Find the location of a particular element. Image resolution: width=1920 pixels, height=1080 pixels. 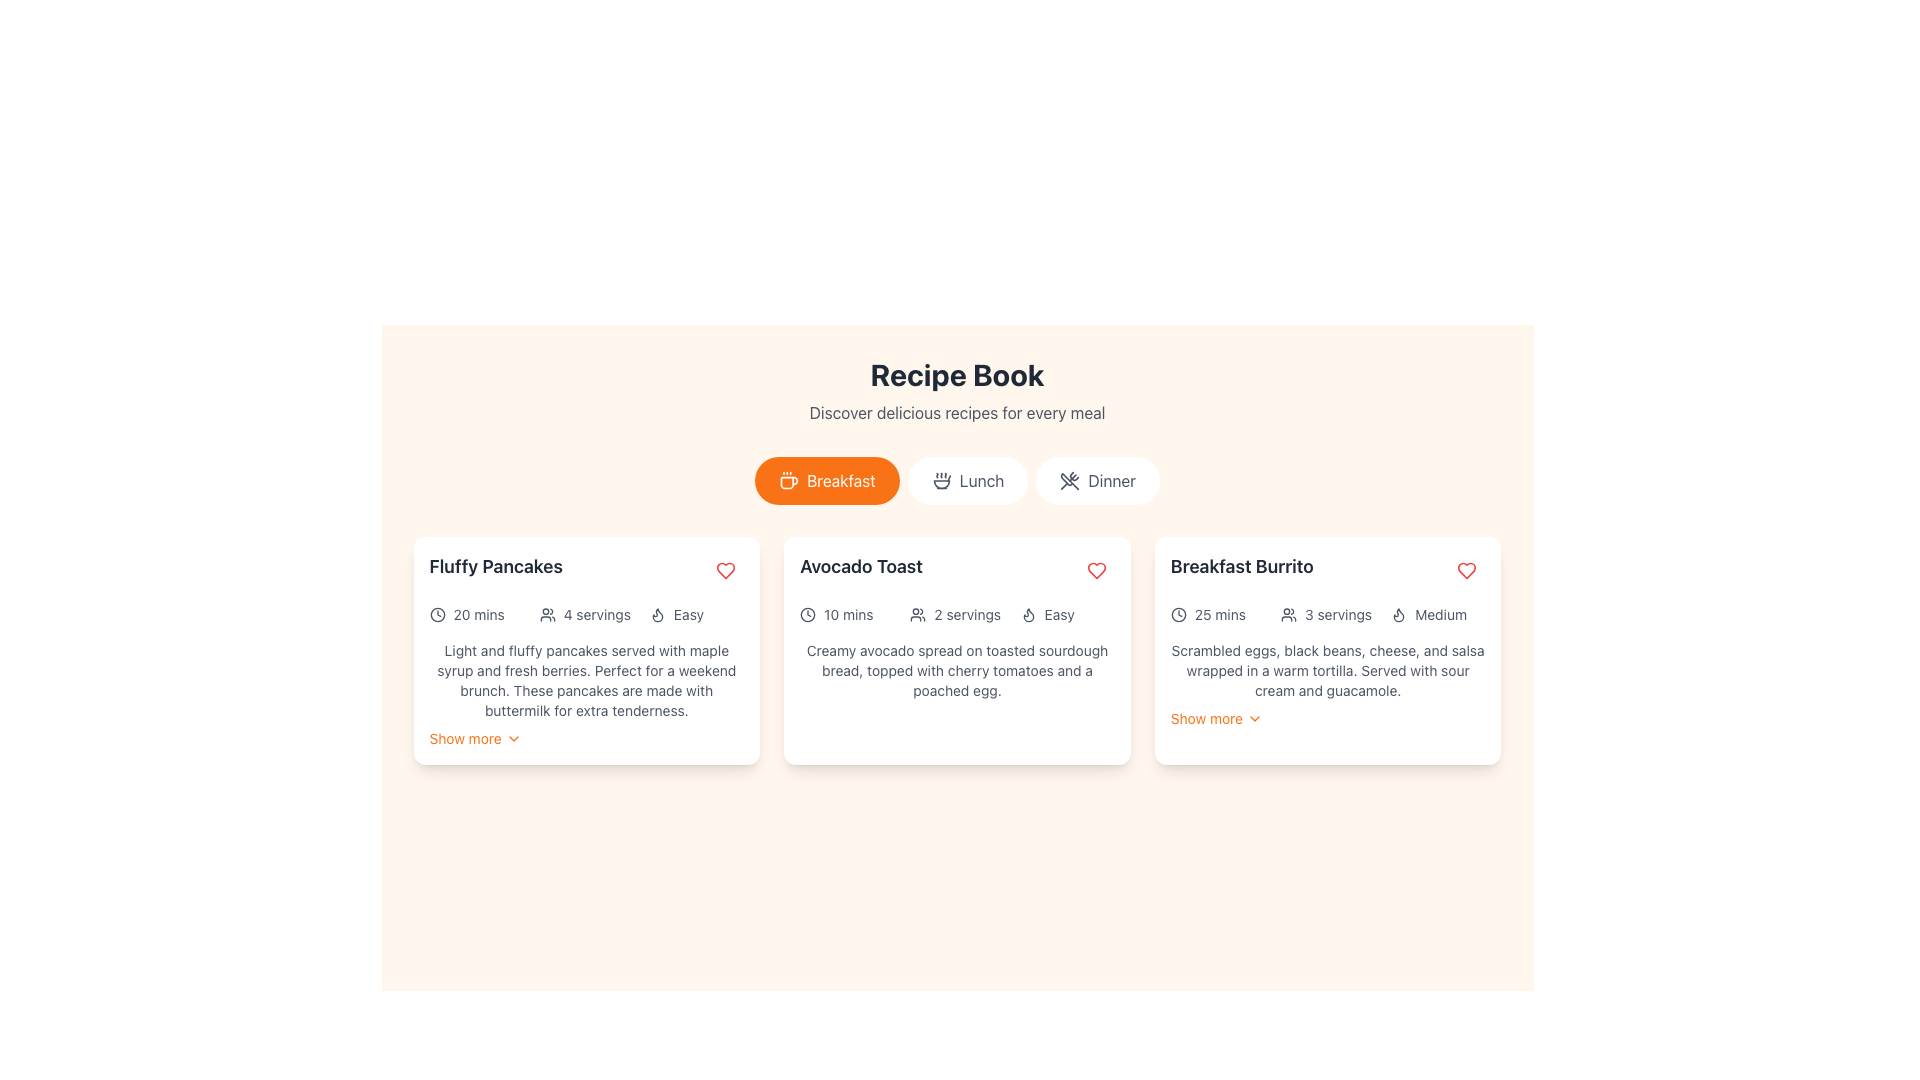

the small soup bowl icon within the 'Lunch' button located in the middle of the navigation options under the title 'Recipe Book' is located at coordinates (940, 481).